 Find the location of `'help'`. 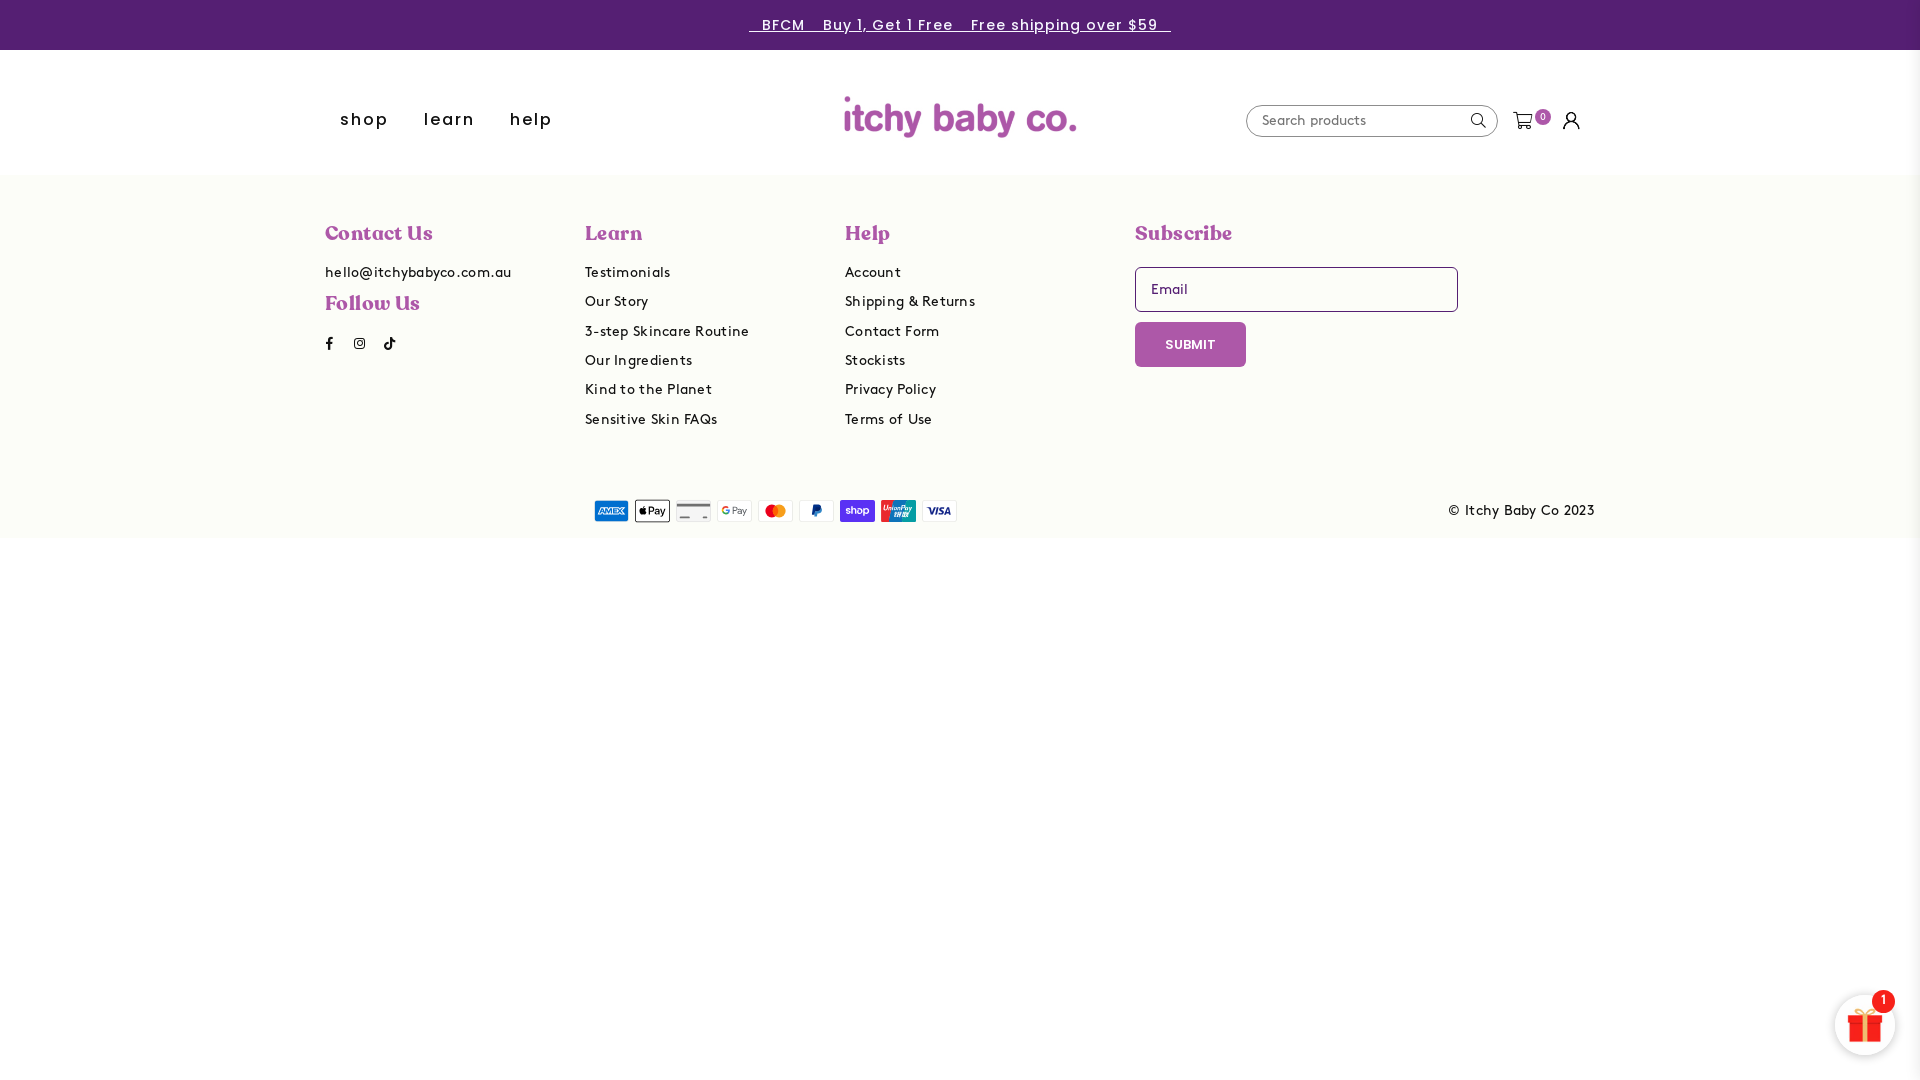

'help' is located at coordinates (531, 120).